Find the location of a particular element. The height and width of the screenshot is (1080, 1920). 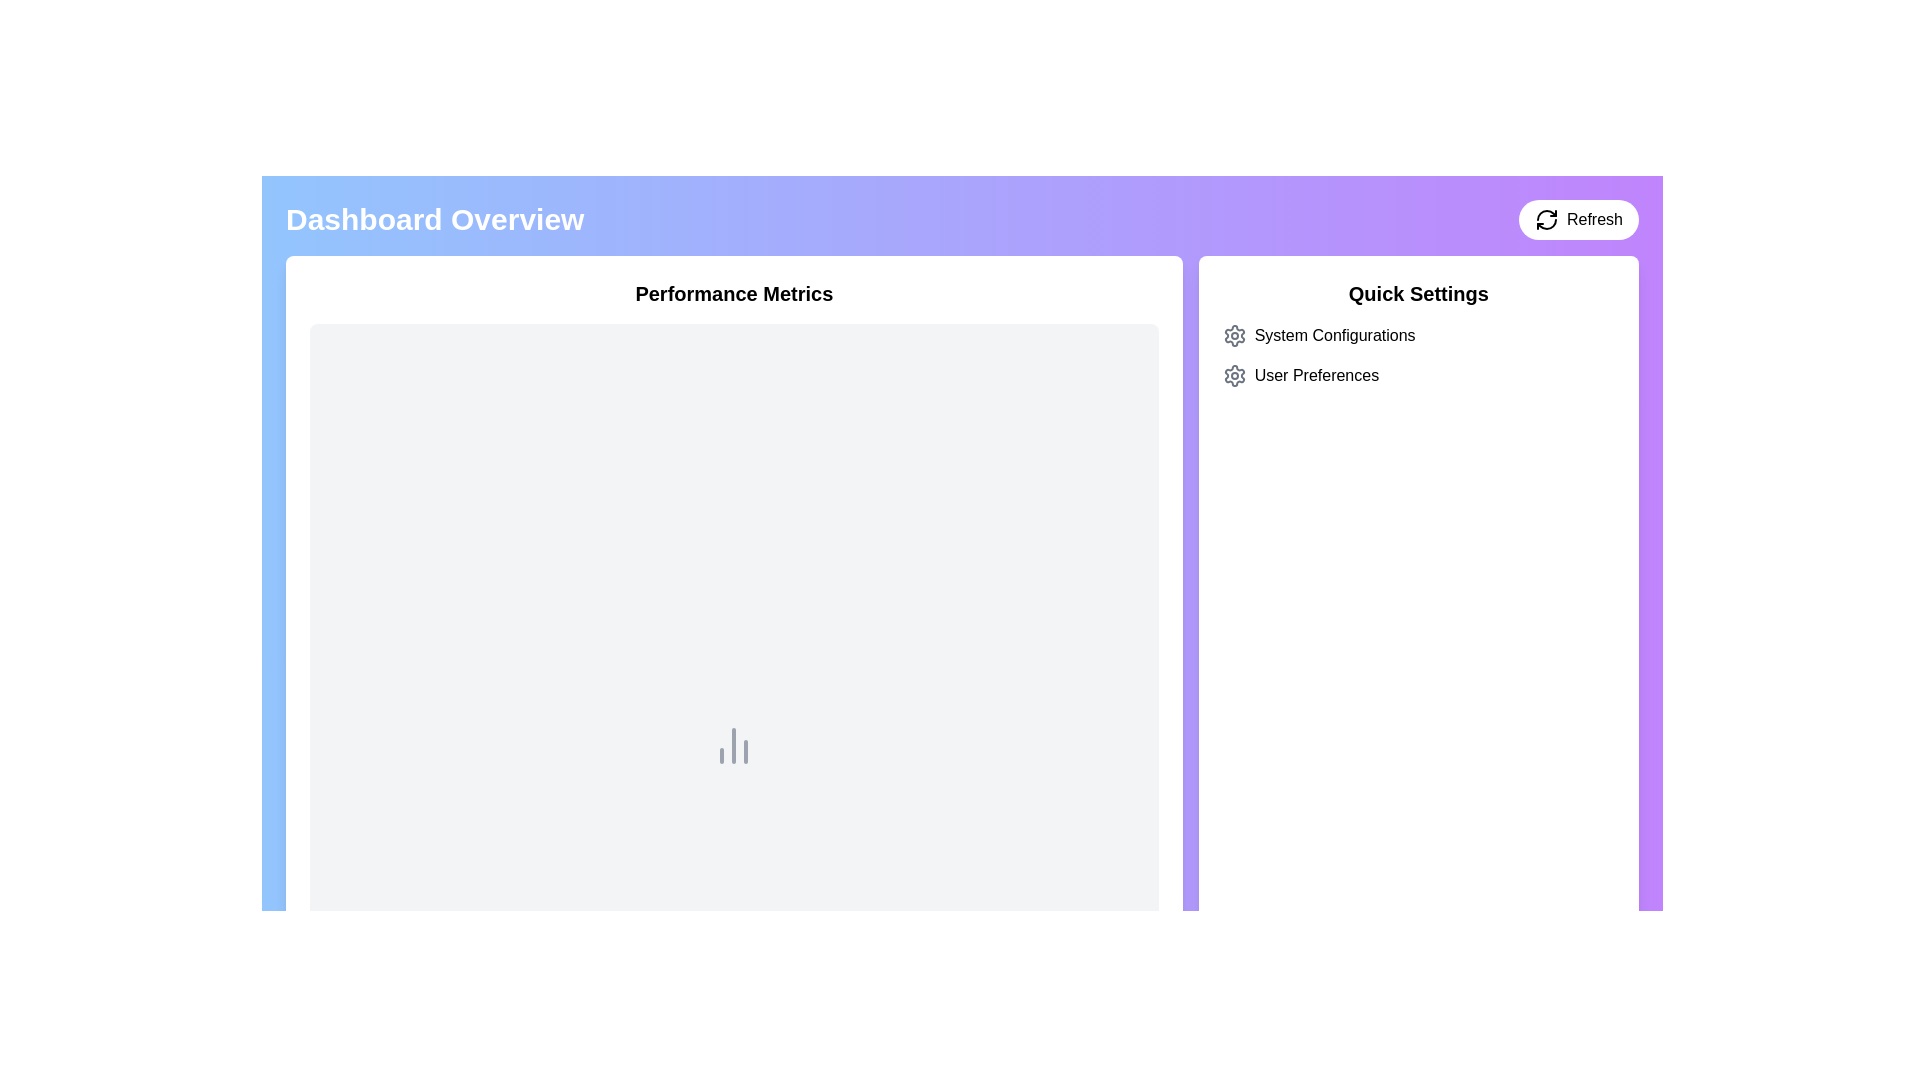

the small gray gear icon located to the left of the 'User Preferences' text in the 'Quick Settings' group is located at coordinates (1233, 375).